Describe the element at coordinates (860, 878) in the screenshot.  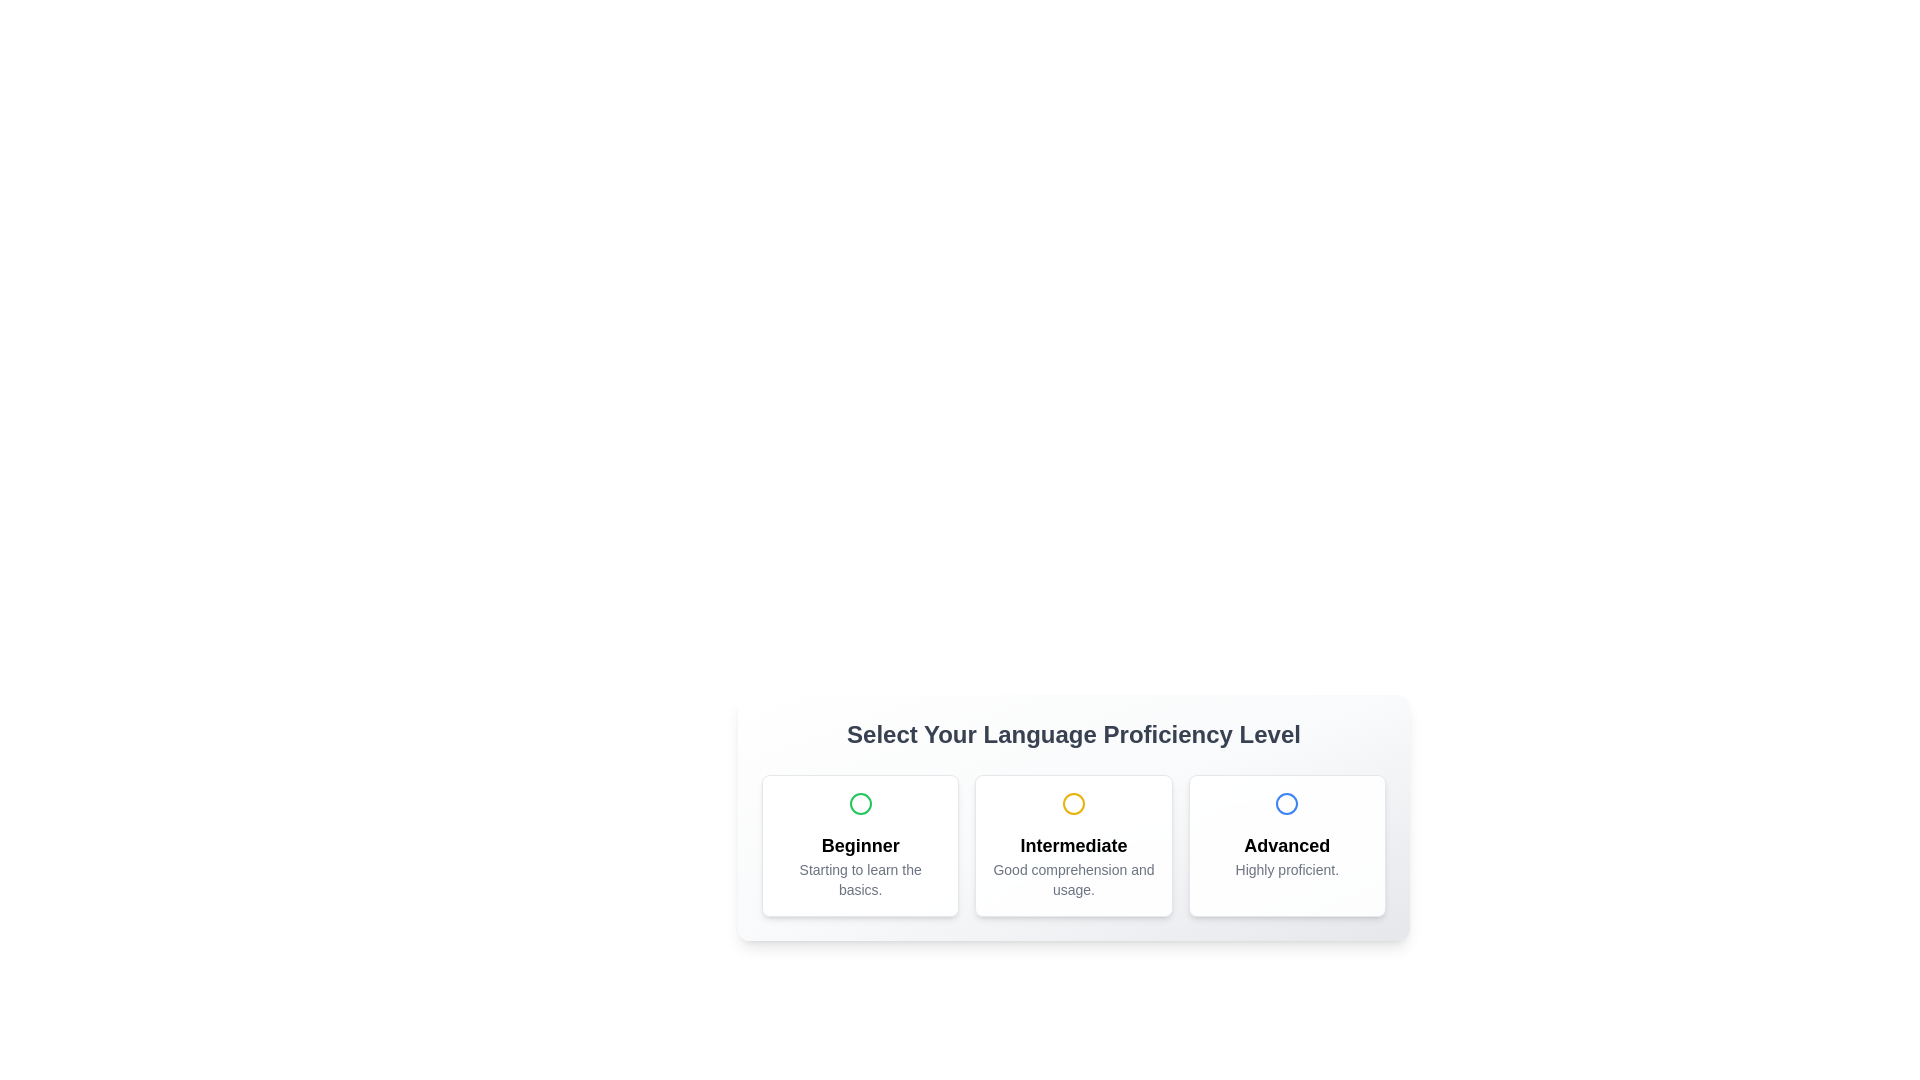
I see `the text component displaying 'Starting to learn the basics.' which is located below the 'Beginner' header and is part of the language proficiency selection layout` at that location.